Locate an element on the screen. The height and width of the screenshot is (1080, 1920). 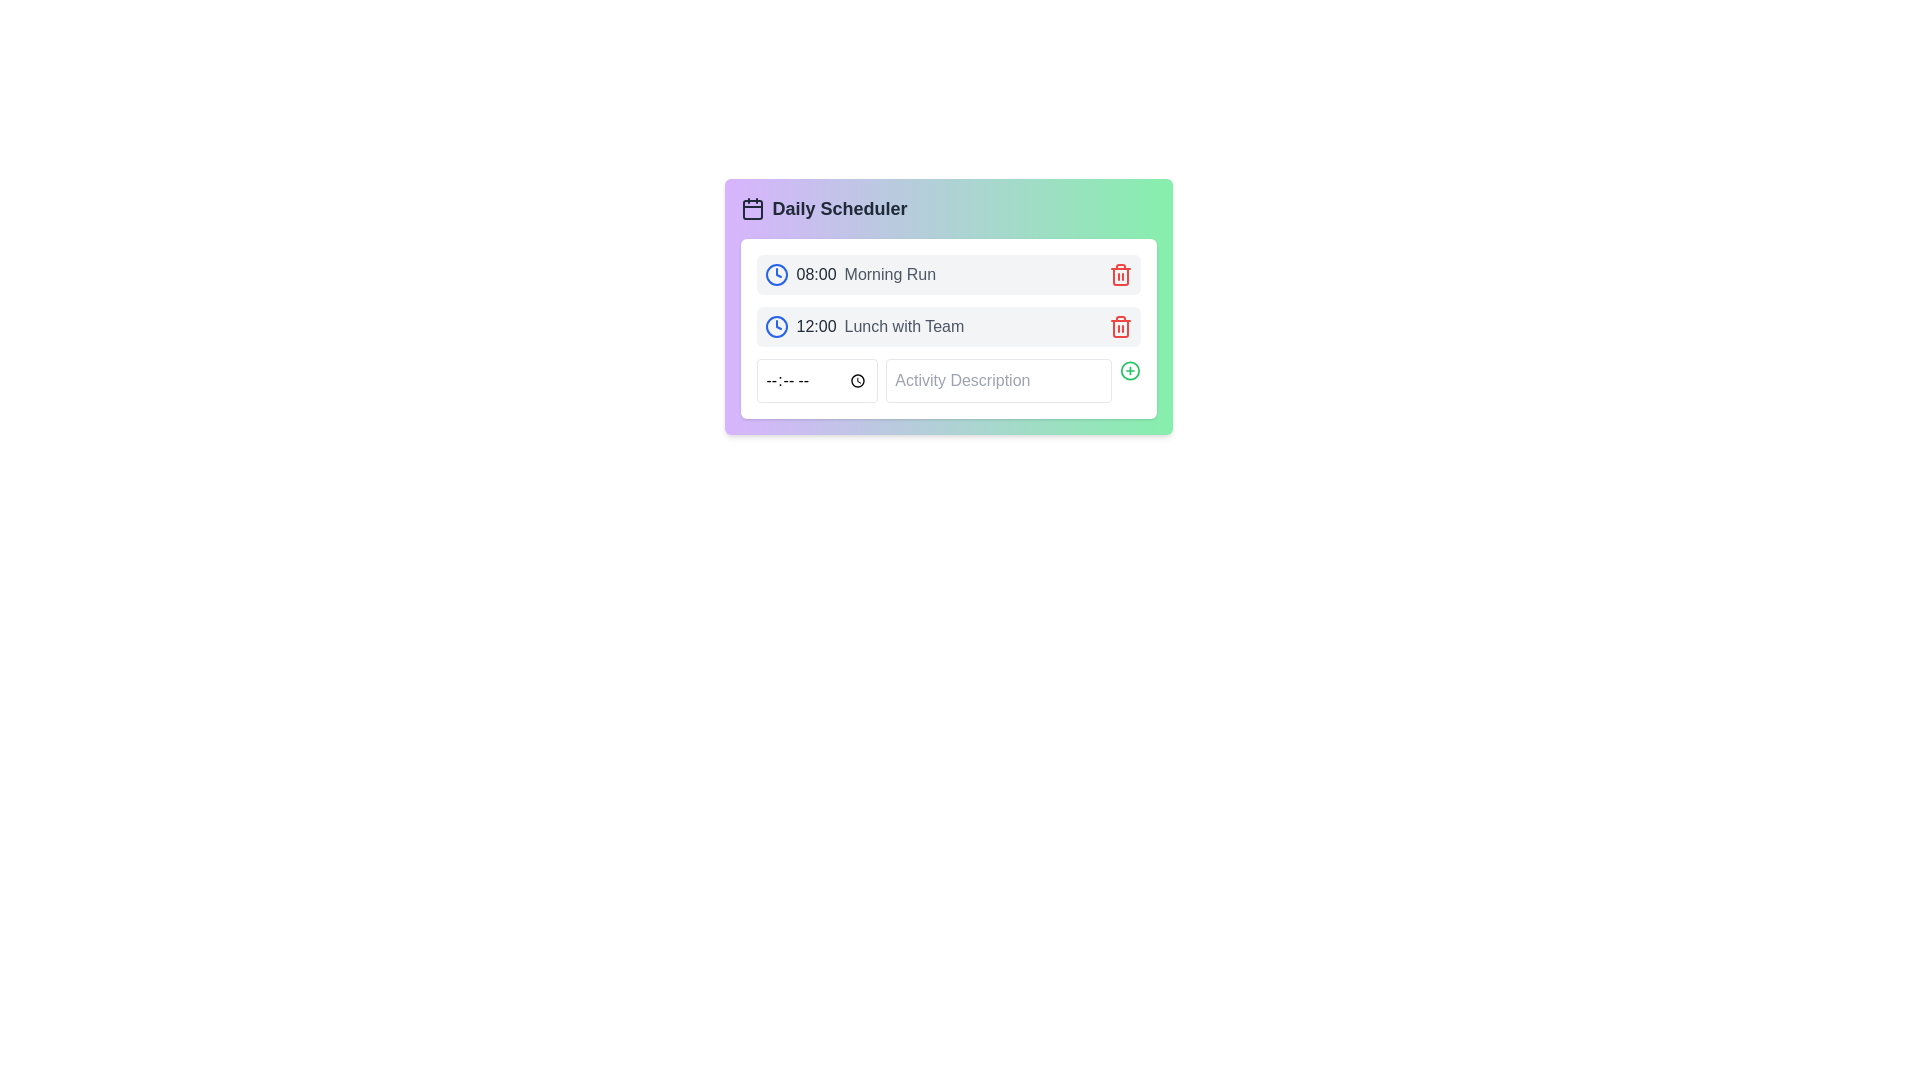
the calendar icon located directly to the left of the 'Daily Scheduler' text in the header to ensure accessibility is located at coordinates (751, 208).